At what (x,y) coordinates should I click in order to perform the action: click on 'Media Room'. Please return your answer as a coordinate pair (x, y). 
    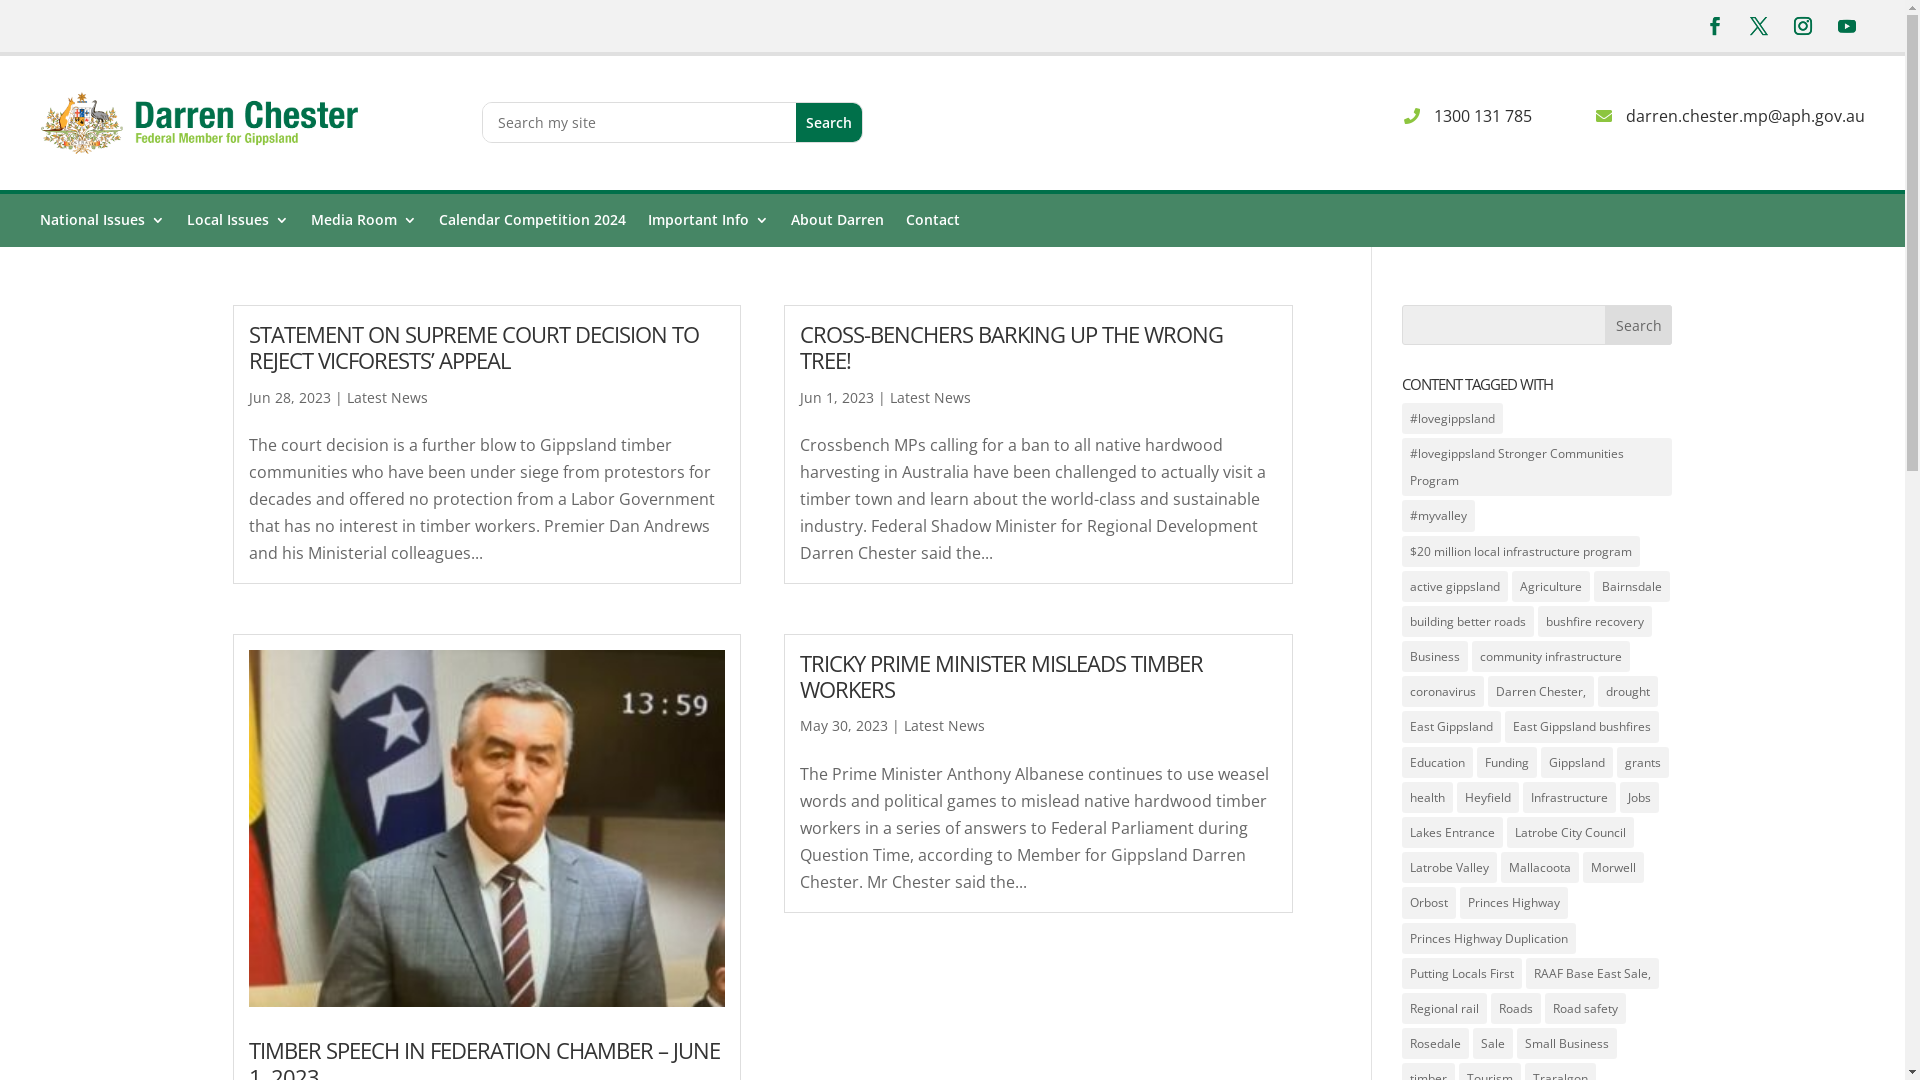
    Looking at the image, I should click on (364, 223).